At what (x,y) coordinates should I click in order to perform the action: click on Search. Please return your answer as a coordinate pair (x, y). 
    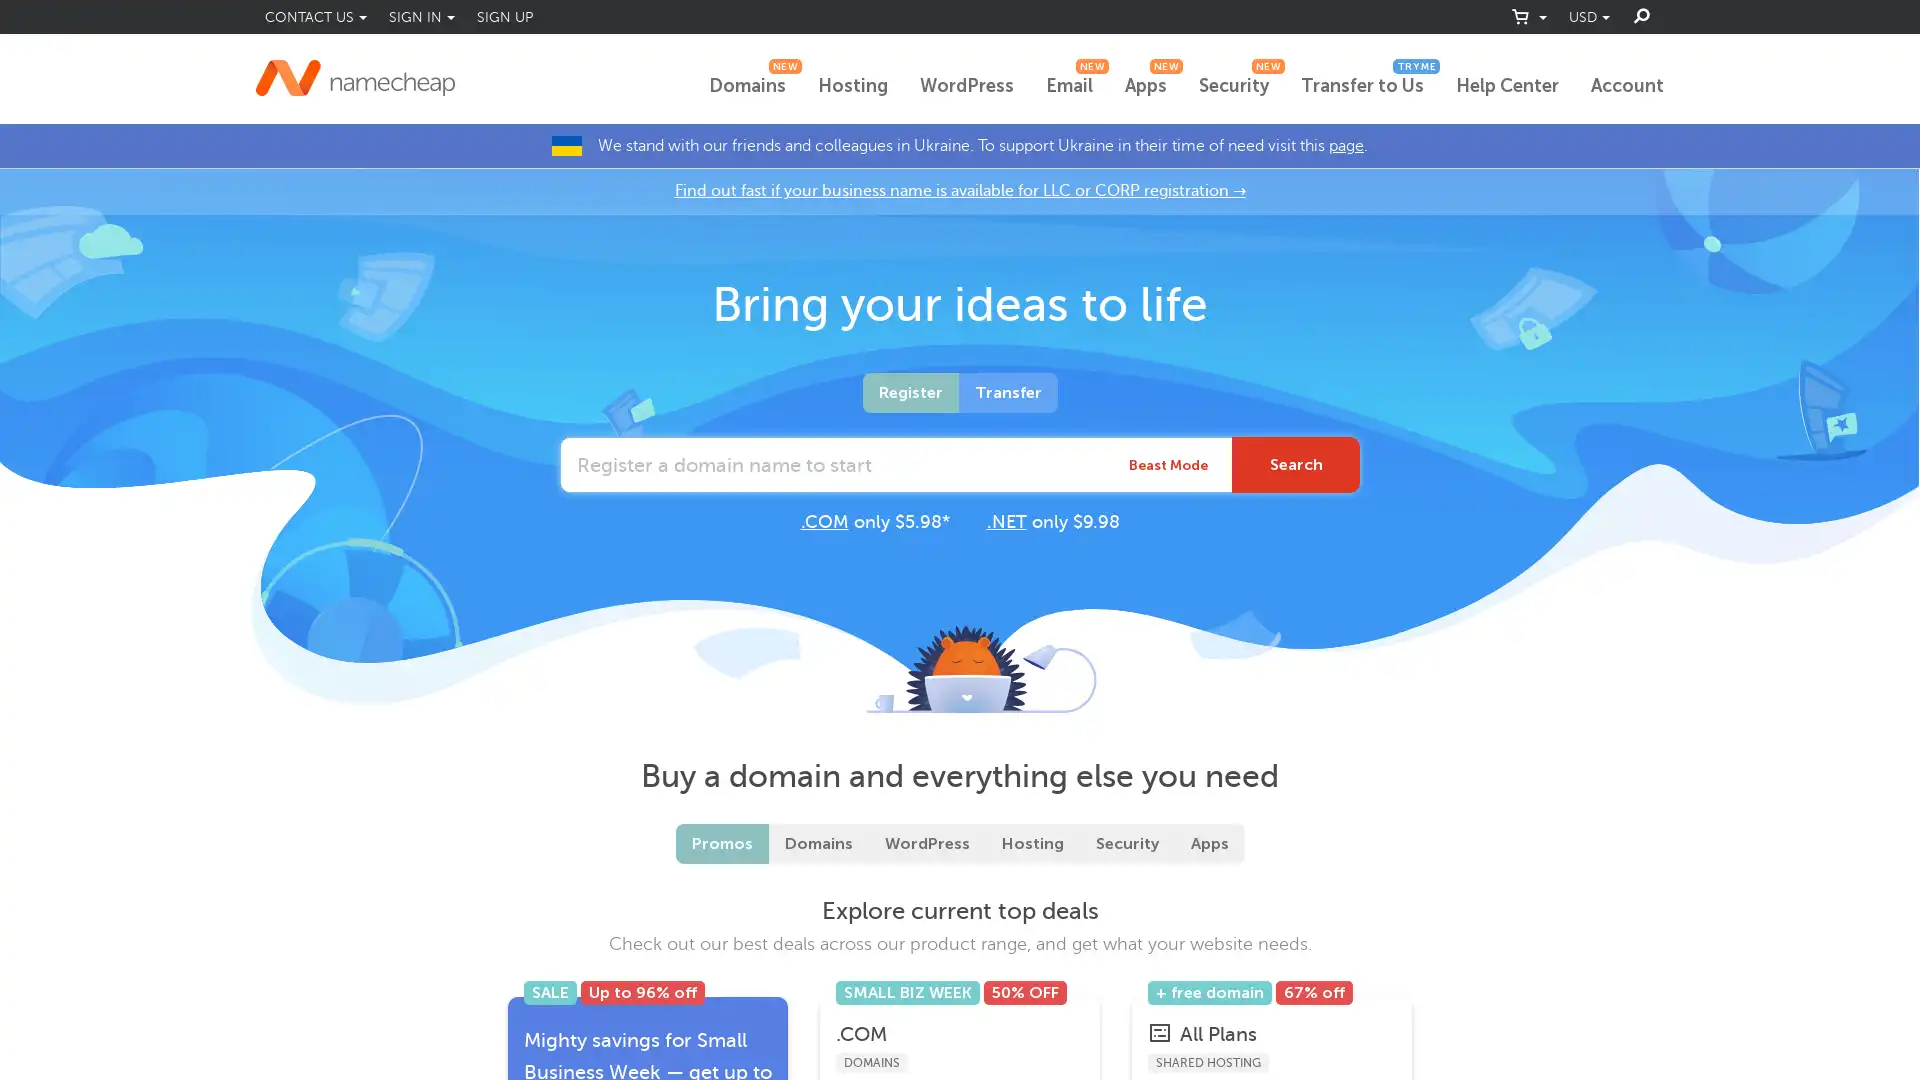
    Looking at the image, I should click on (1296, 465).